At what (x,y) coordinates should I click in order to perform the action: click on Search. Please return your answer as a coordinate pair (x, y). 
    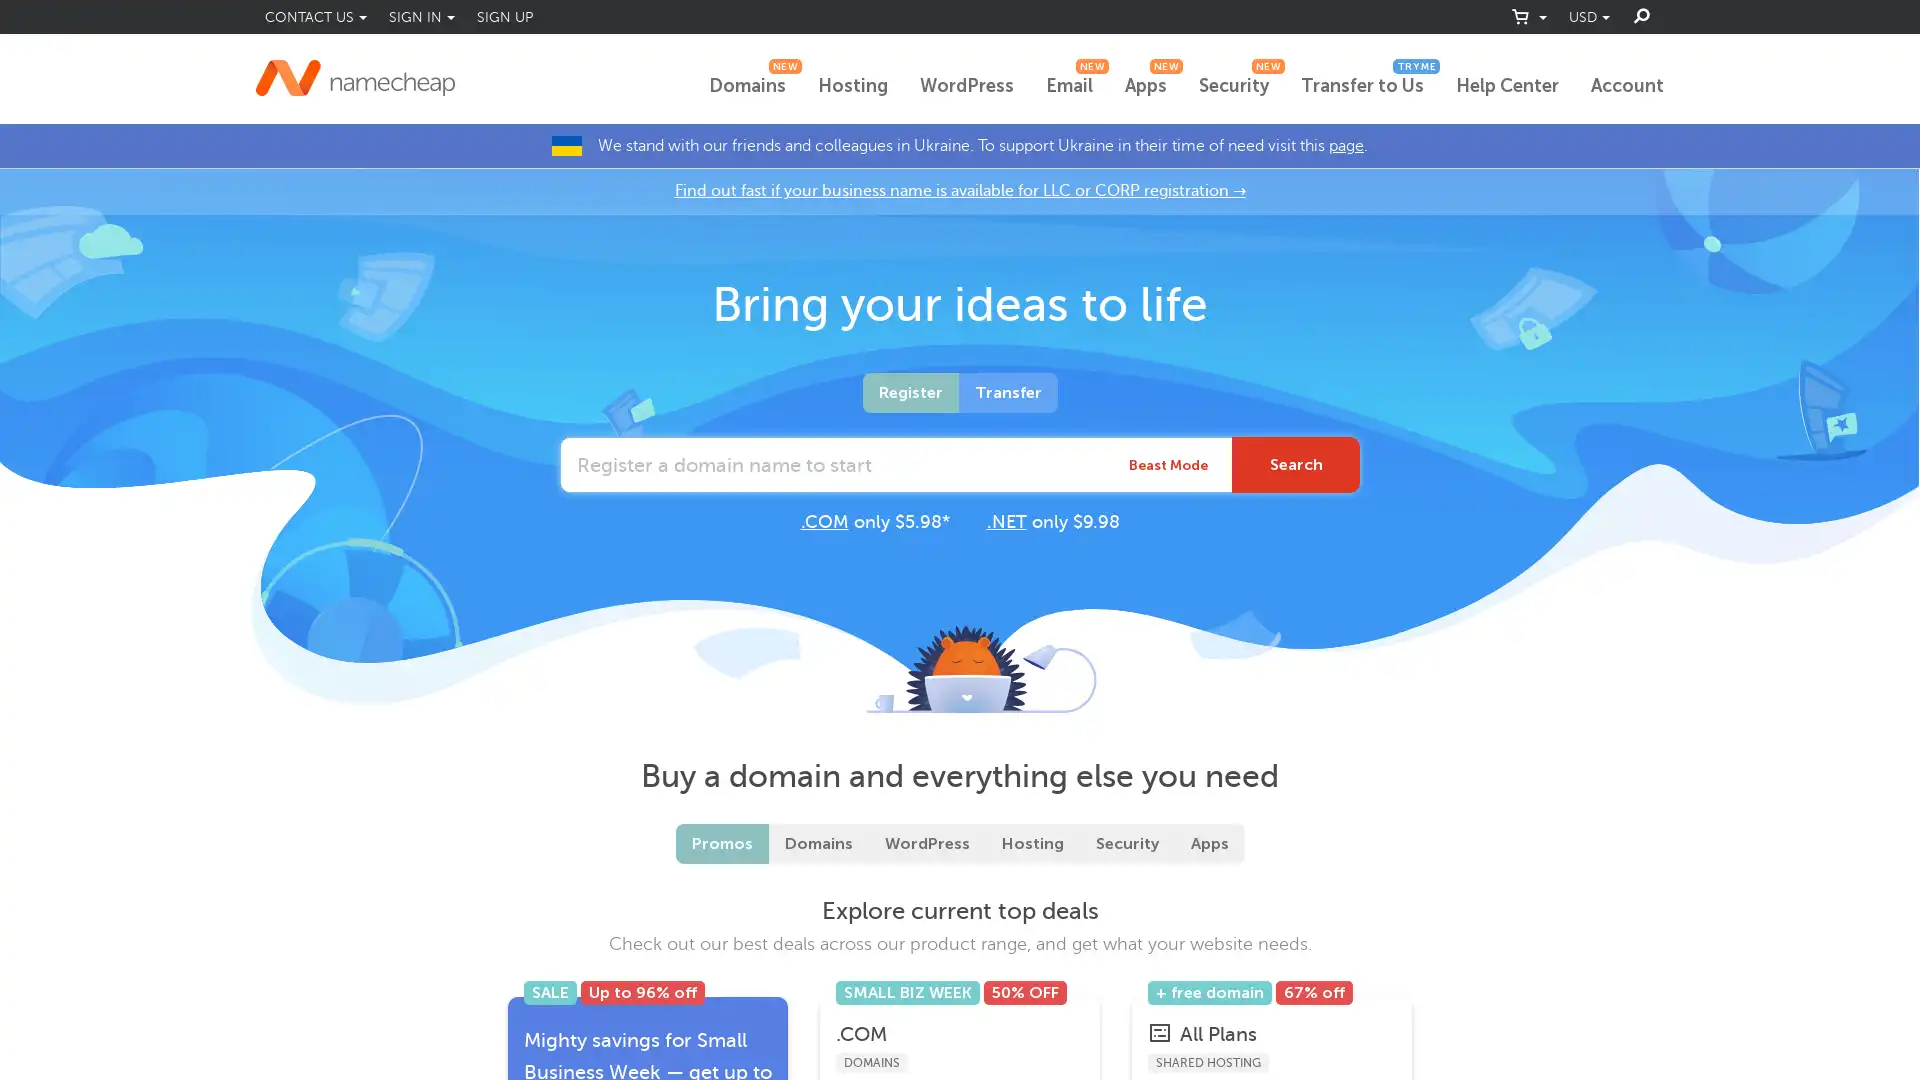
    Looking at the image, I should click on (1296, 465).